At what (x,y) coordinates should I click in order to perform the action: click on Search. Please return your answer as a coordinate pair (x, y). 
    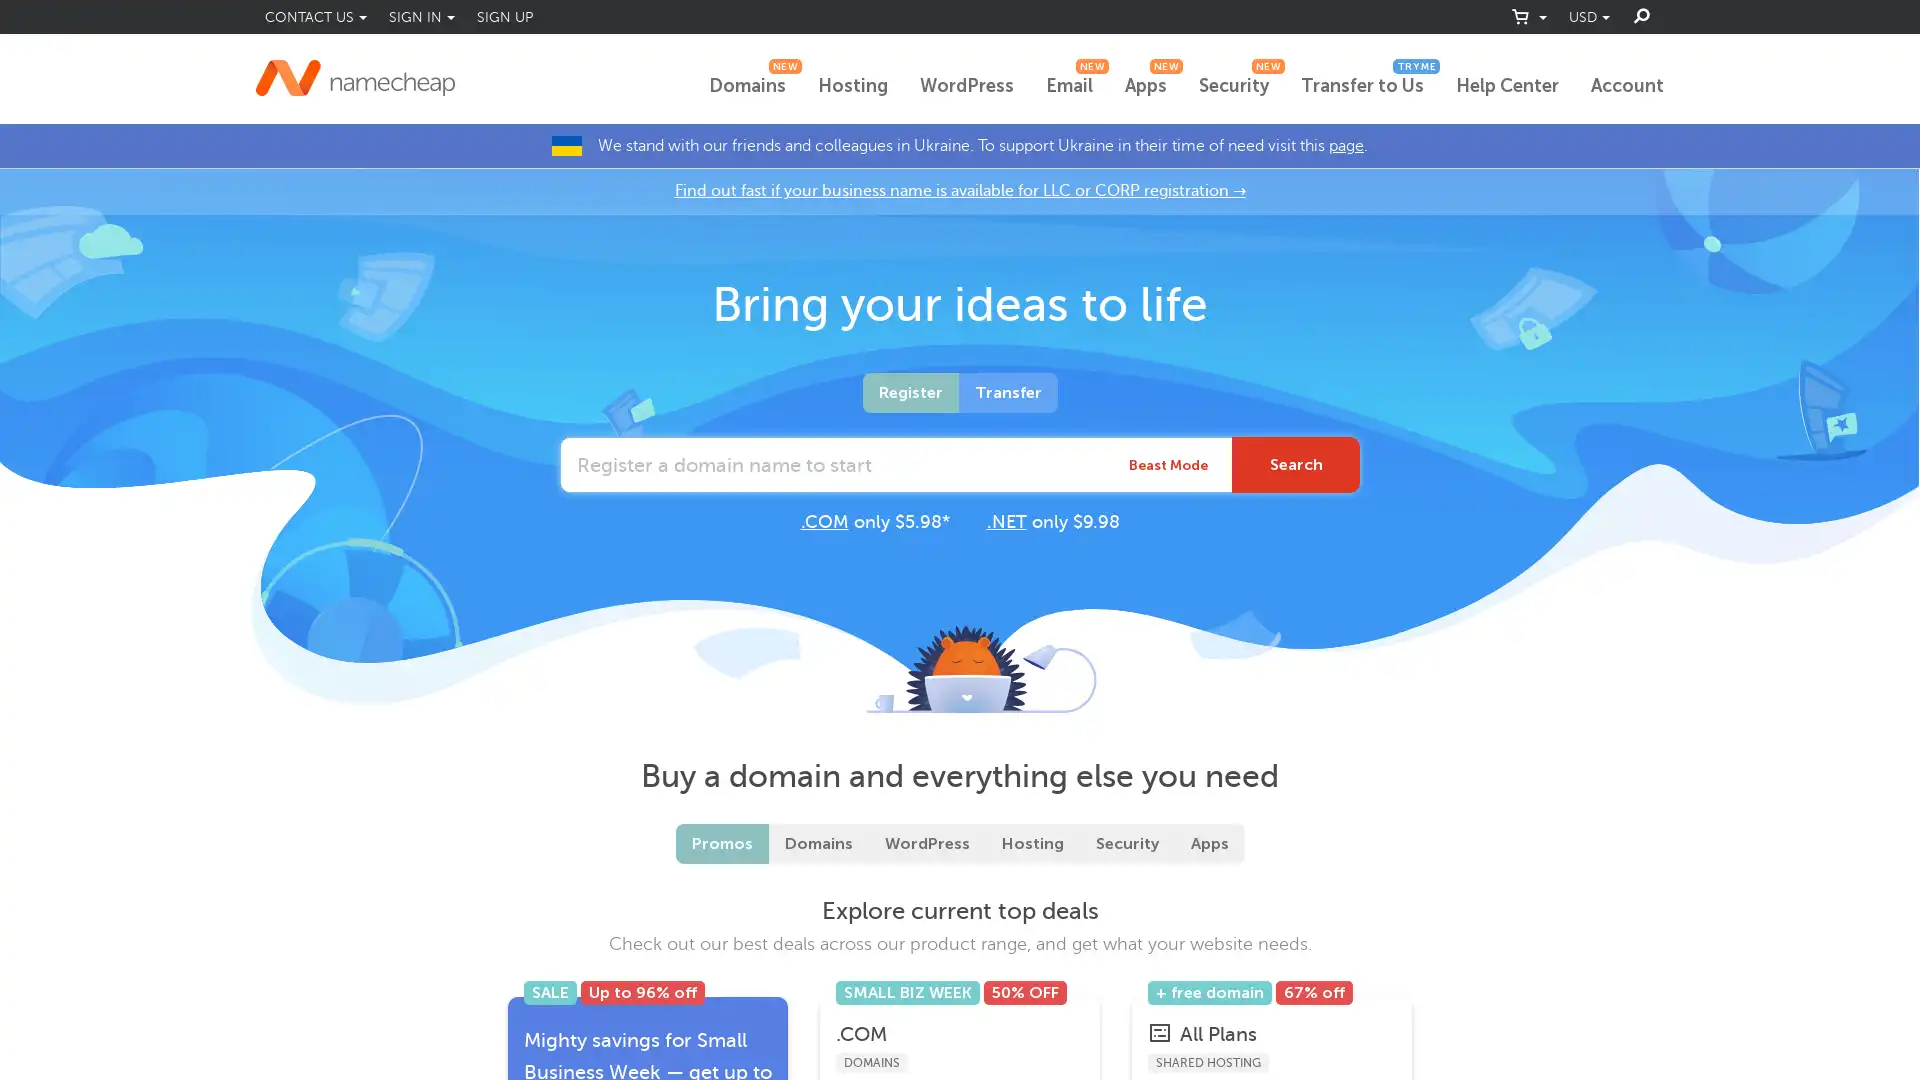
    Looking at the image, I should click on (1296, 465).